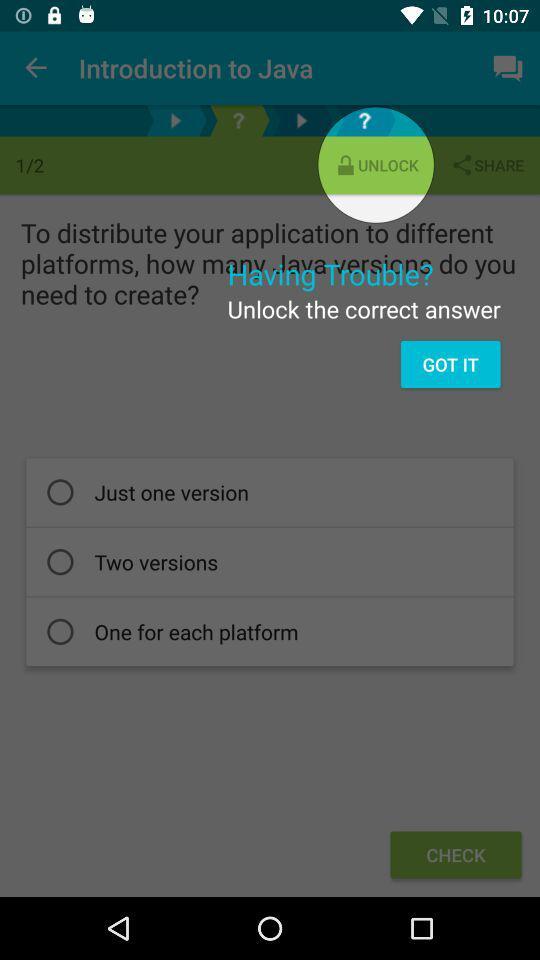  What do you see at coordinates (175, 120) in the screenshot?
I see `the button which is on left to the 1st  button from left side of the web page` at bounding box center [175, 120].